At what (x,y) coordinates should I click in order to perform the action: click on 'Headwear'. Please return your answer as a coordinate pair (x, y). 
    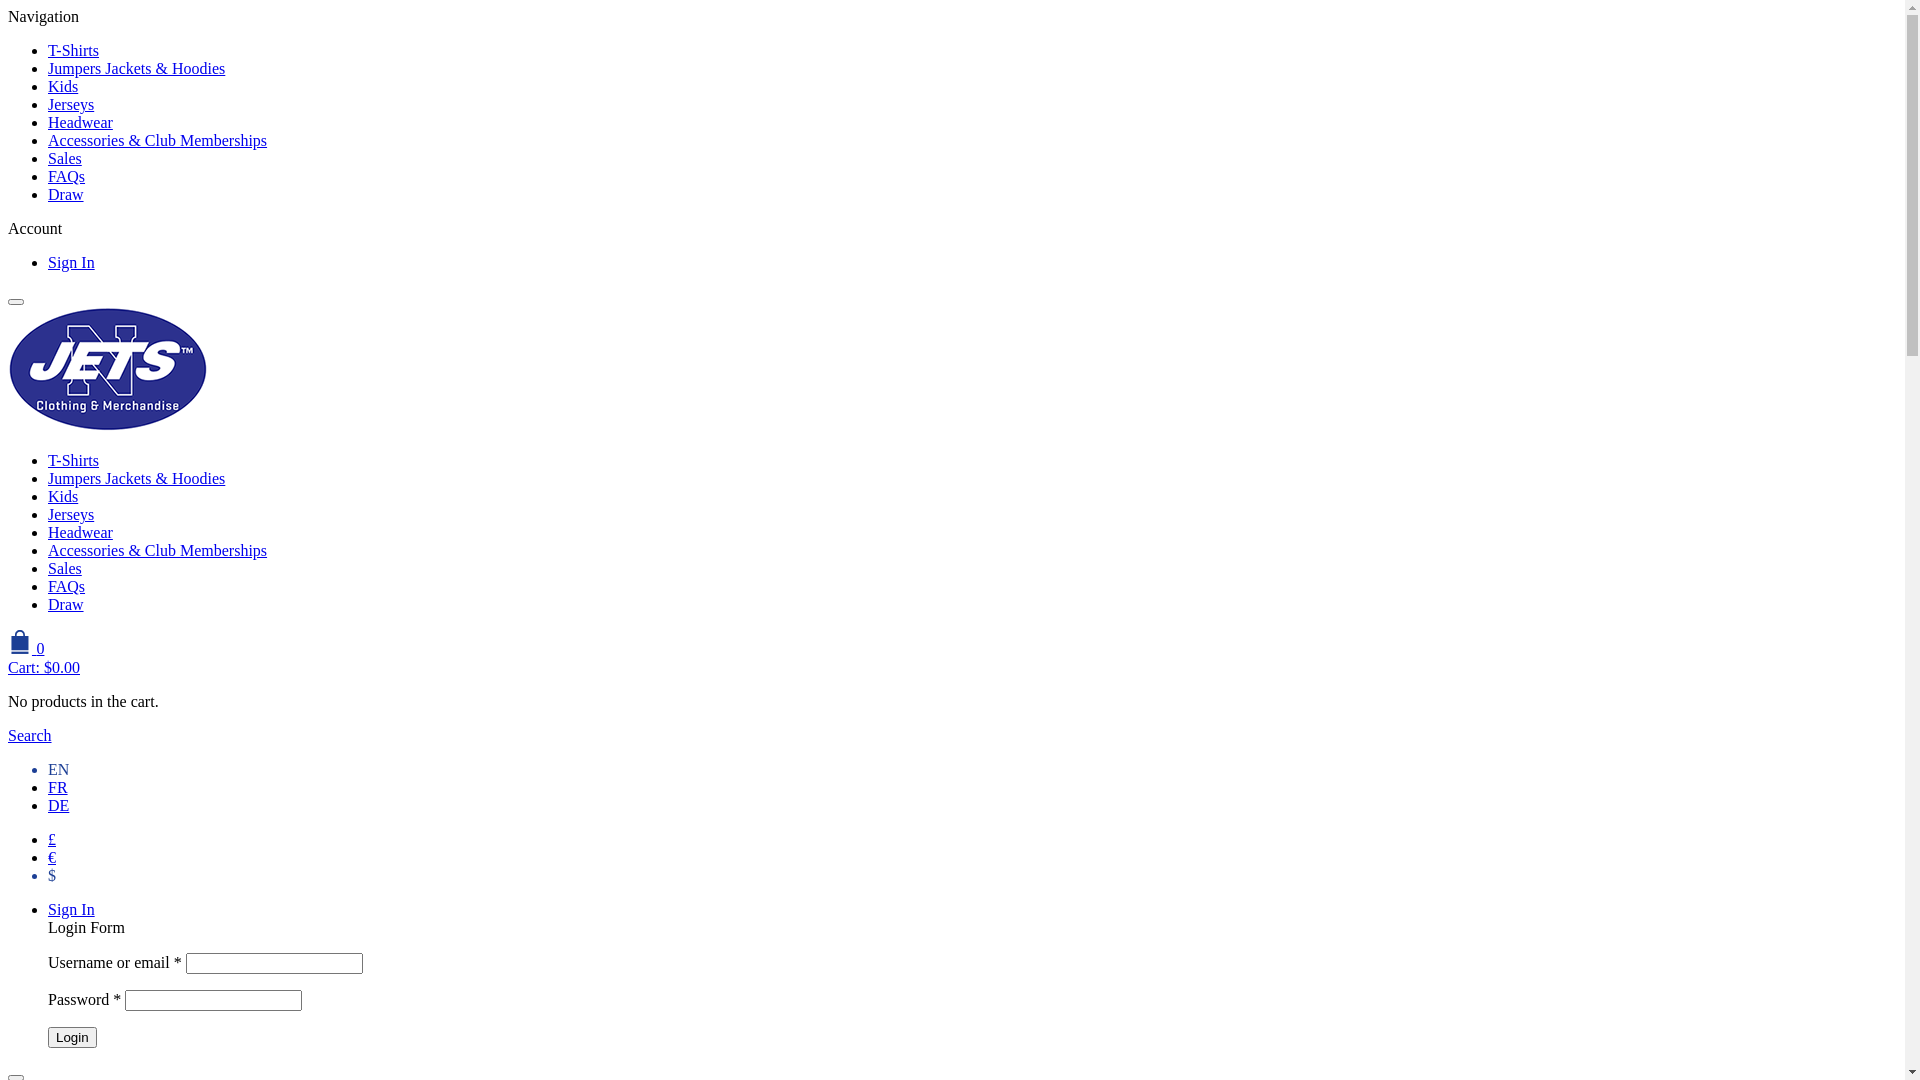
    Looking at the image, I should click on (80, 531).